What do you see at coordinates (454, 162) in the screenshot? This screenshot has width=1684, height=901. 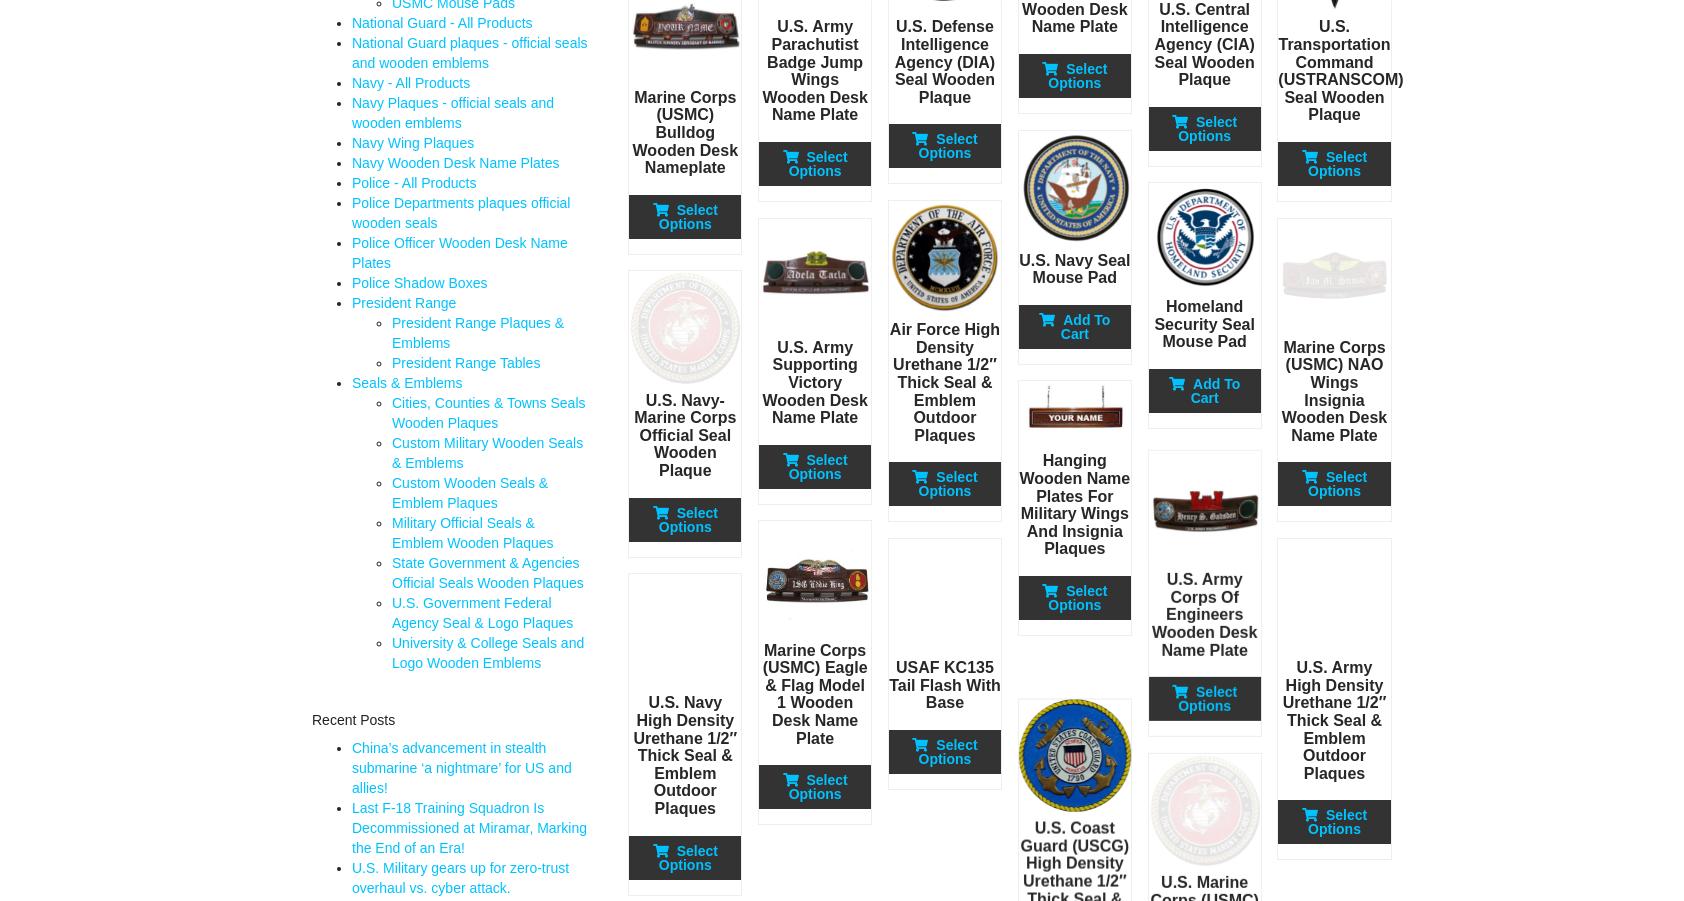 I see `'Navy Wooden Desk Name Plates'` at bounding box center [454, 162].